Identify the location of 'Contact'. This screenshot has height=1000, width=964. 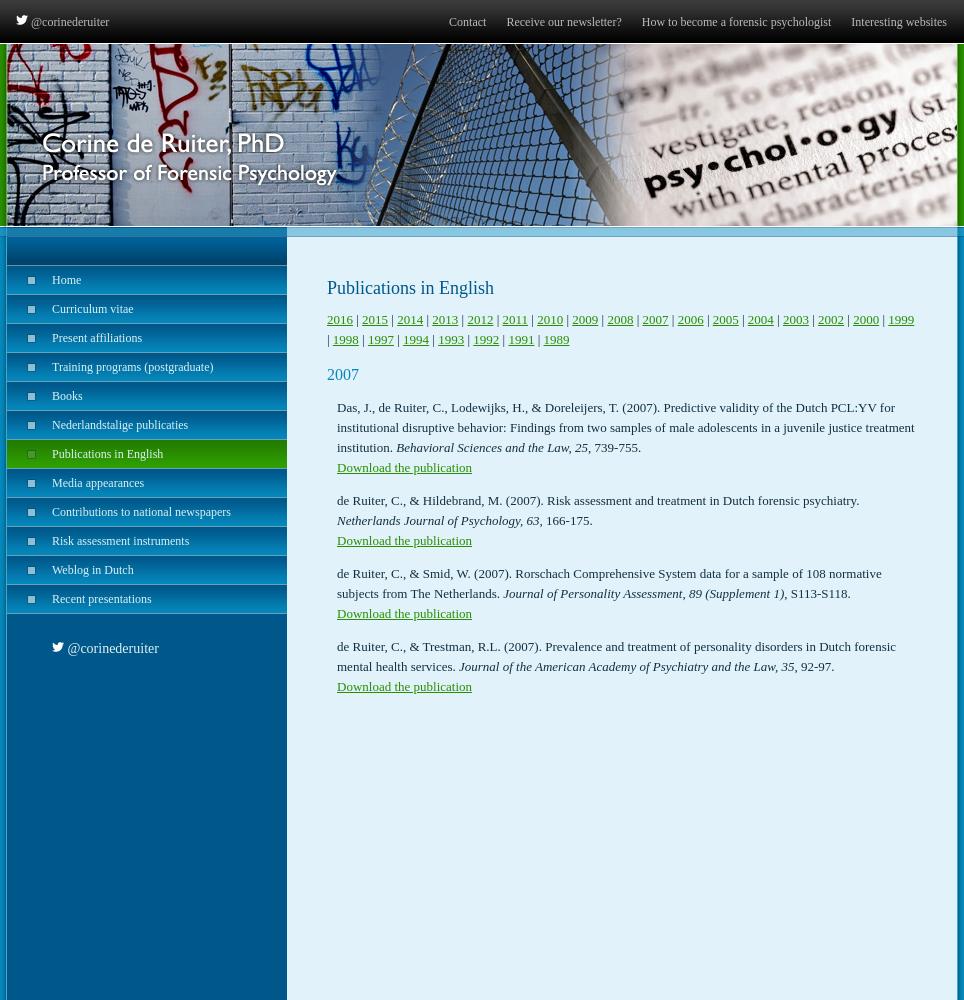
(467, 22).